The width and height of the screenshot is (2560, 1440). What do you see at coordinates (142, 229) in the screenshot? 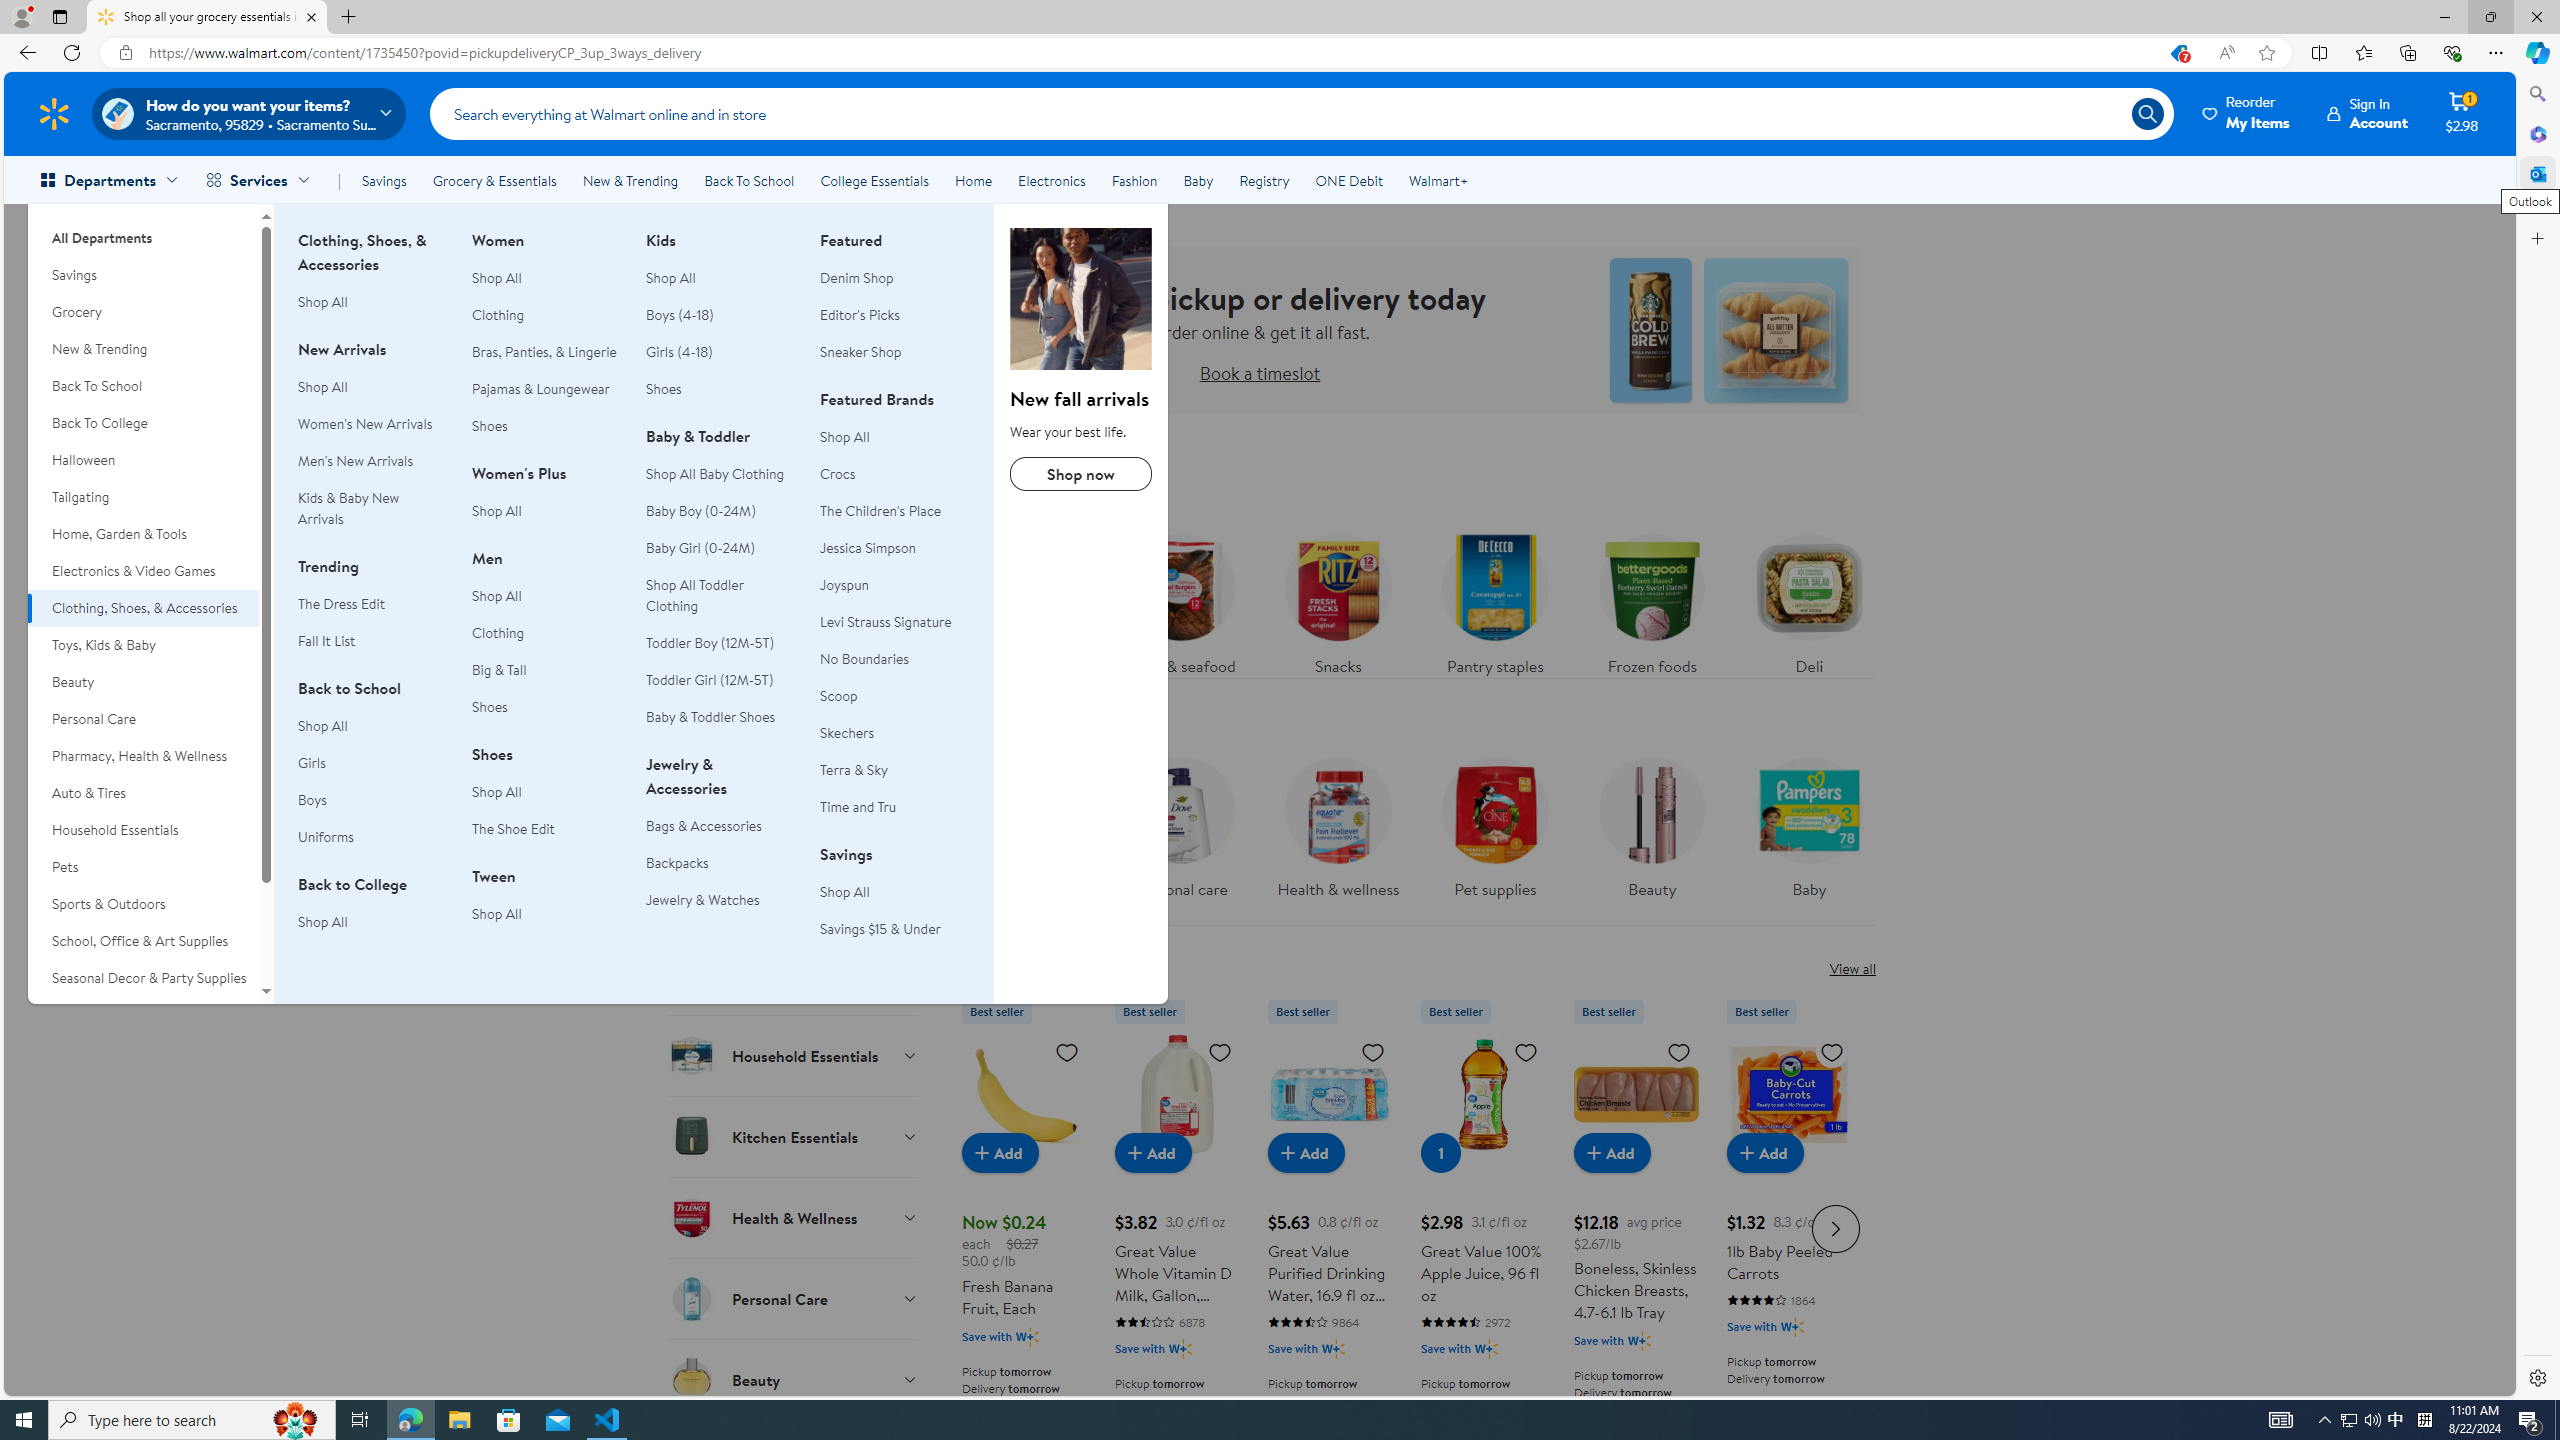
I see `'All Departments'` at bounding box center [142, 229].